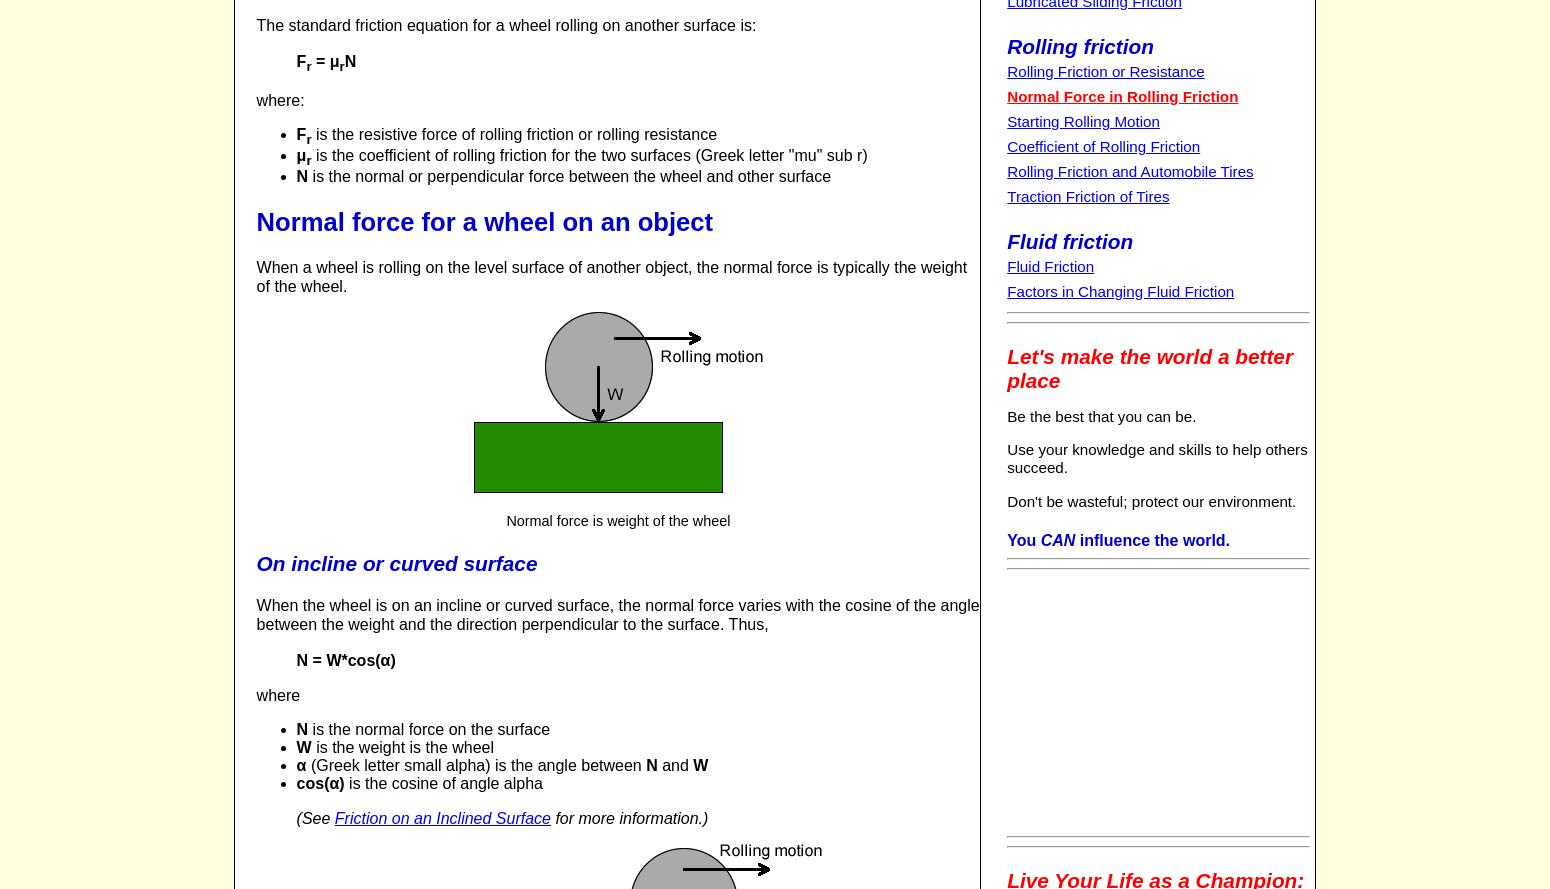  Describe the element at coordinates (442, 818) in the screenshot. I see `'Friction on an Inclined Surface'` at that location.